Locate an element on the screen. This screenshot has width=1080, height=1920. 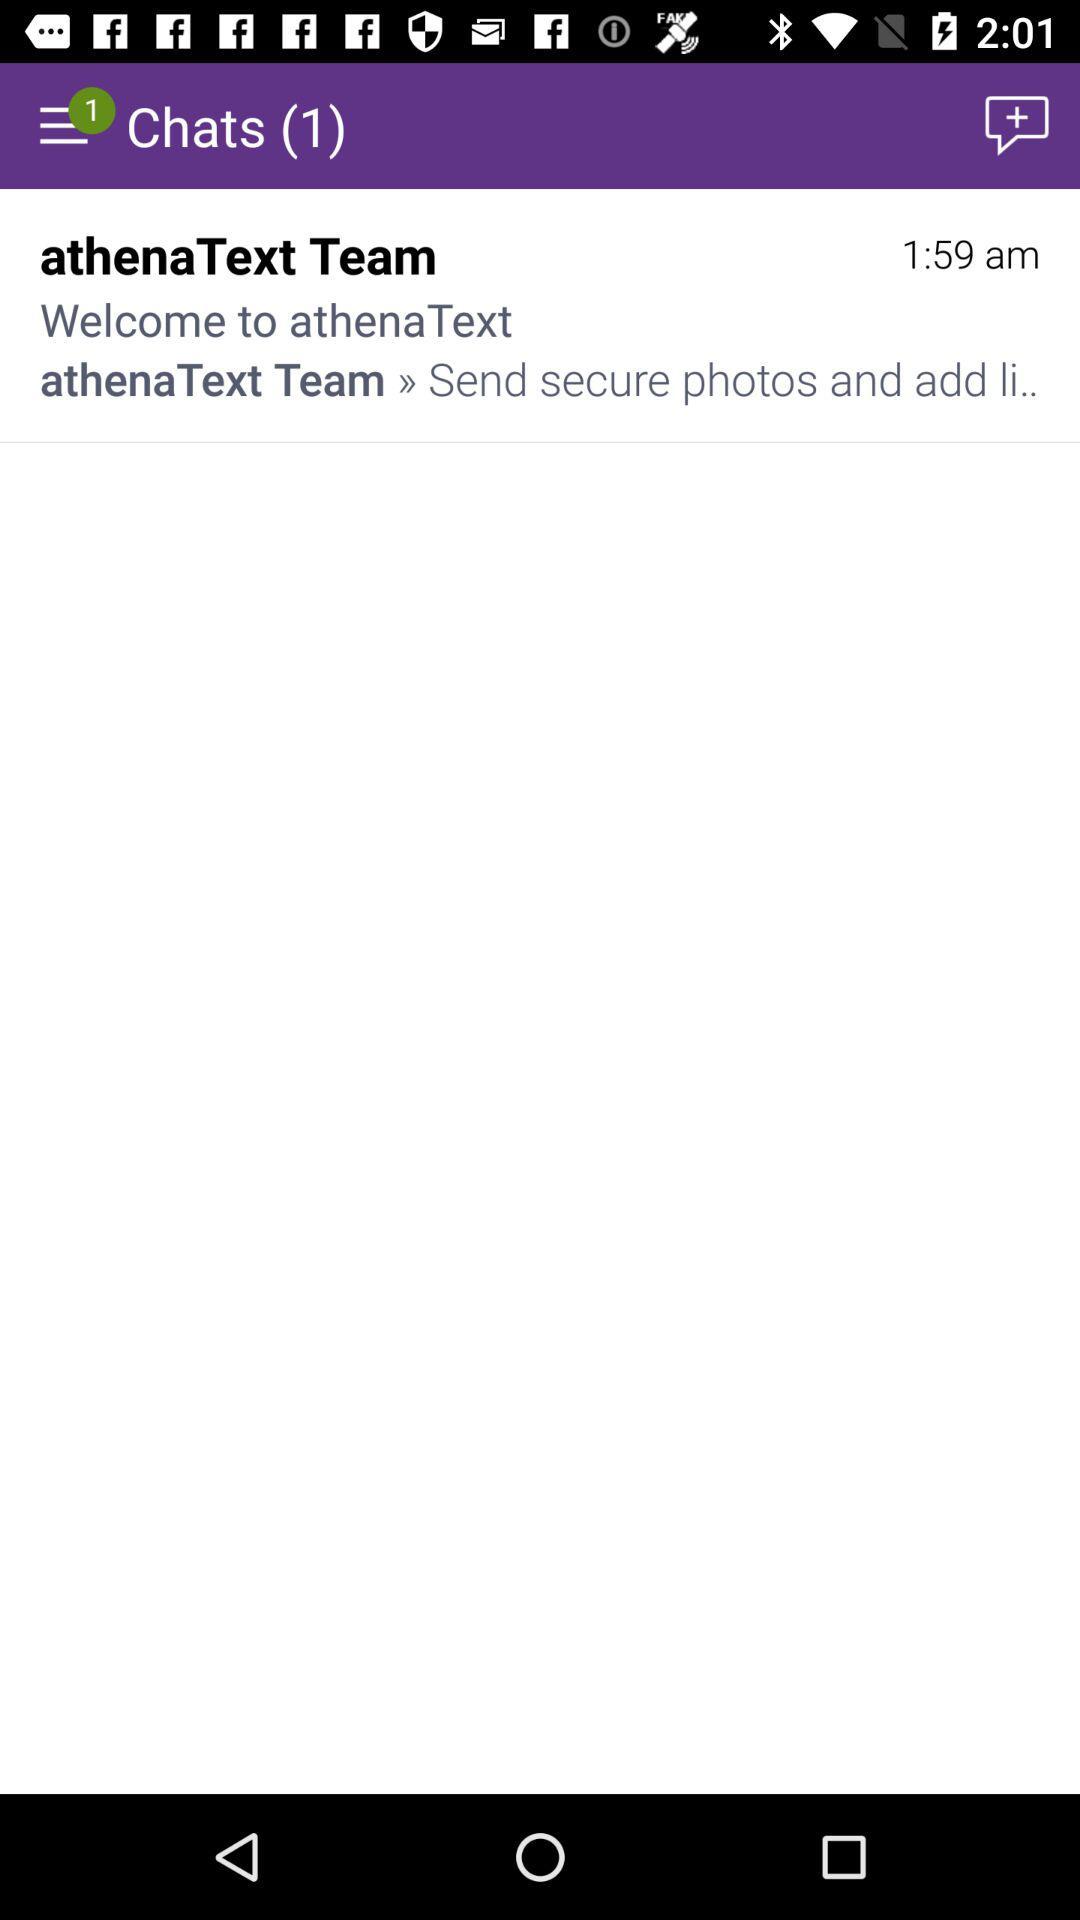
item next to athenatext team is located at coordinates (969, 253).